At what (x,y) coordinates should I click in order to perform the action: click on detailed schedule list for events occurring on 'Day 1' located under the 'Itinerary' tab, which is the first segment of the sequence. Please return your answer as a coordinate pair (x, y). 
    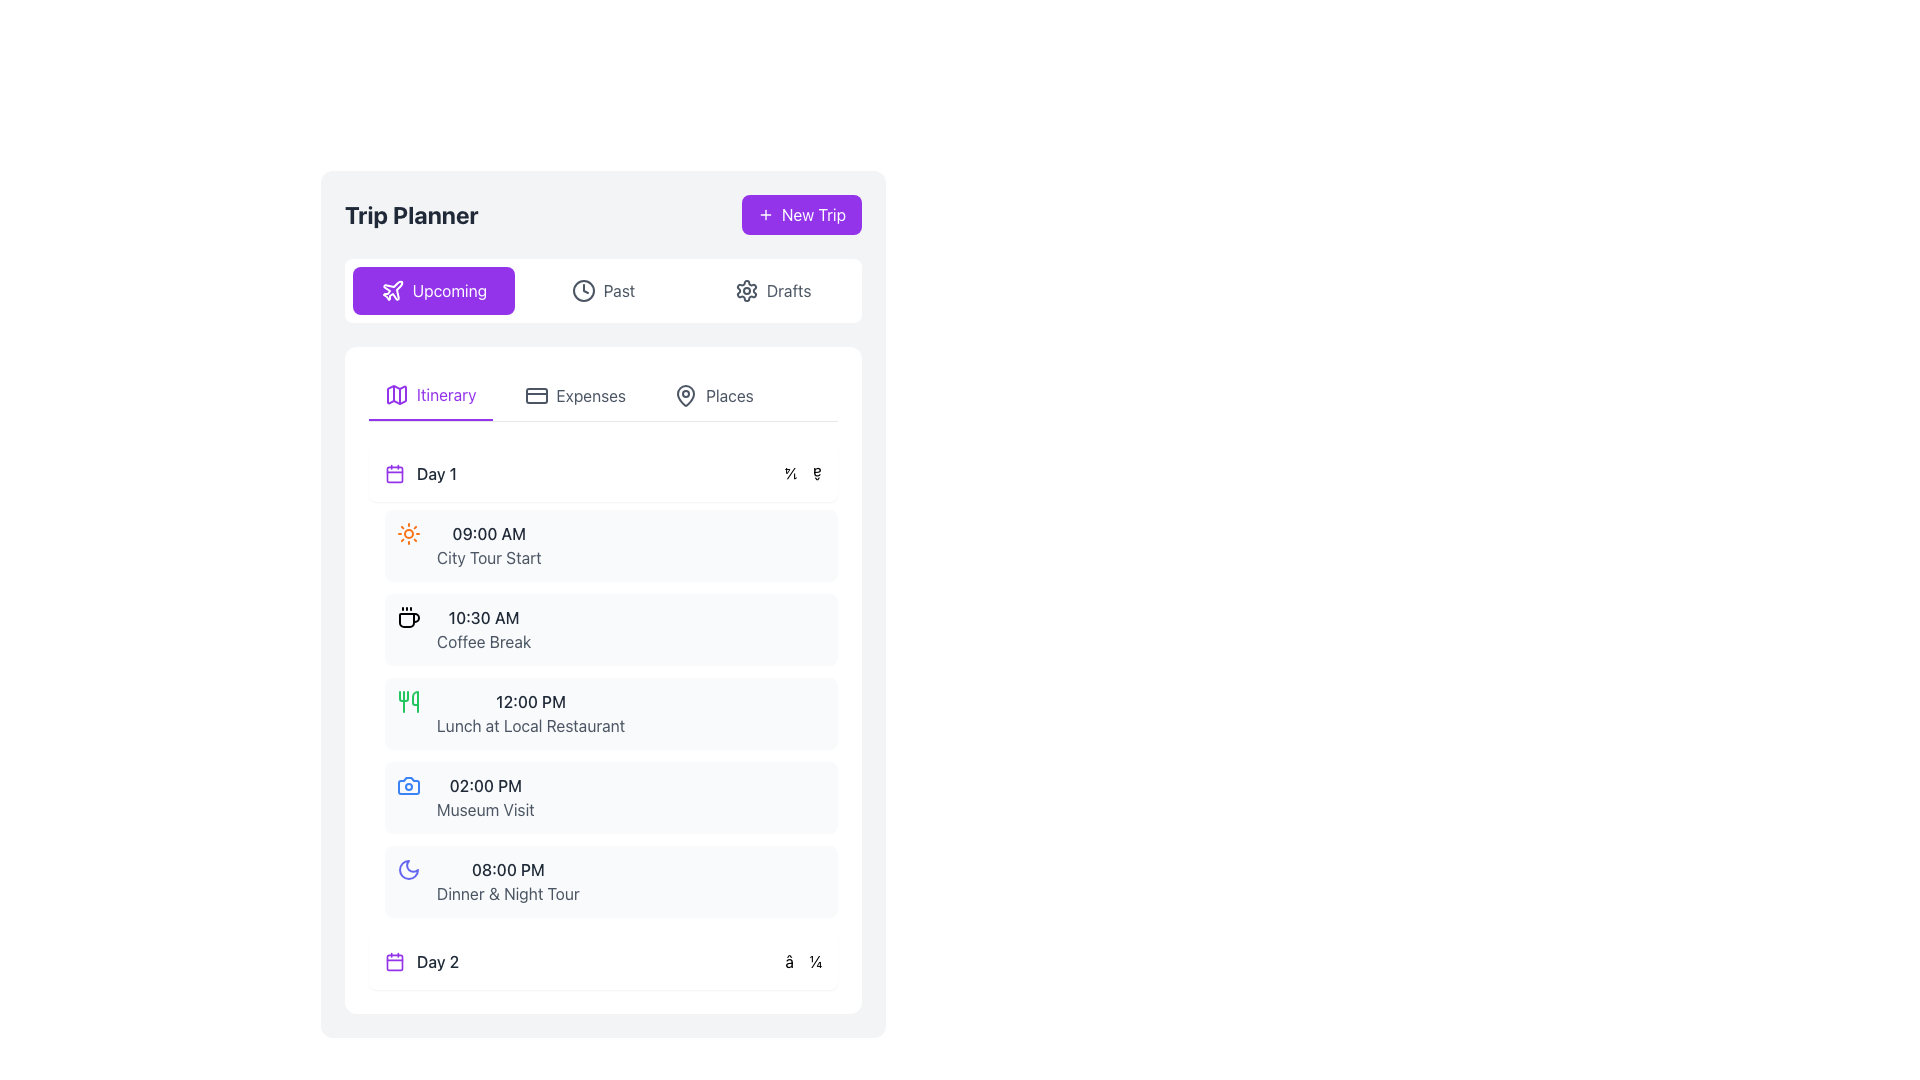
    Looking at the image, I should click on (602, 681).